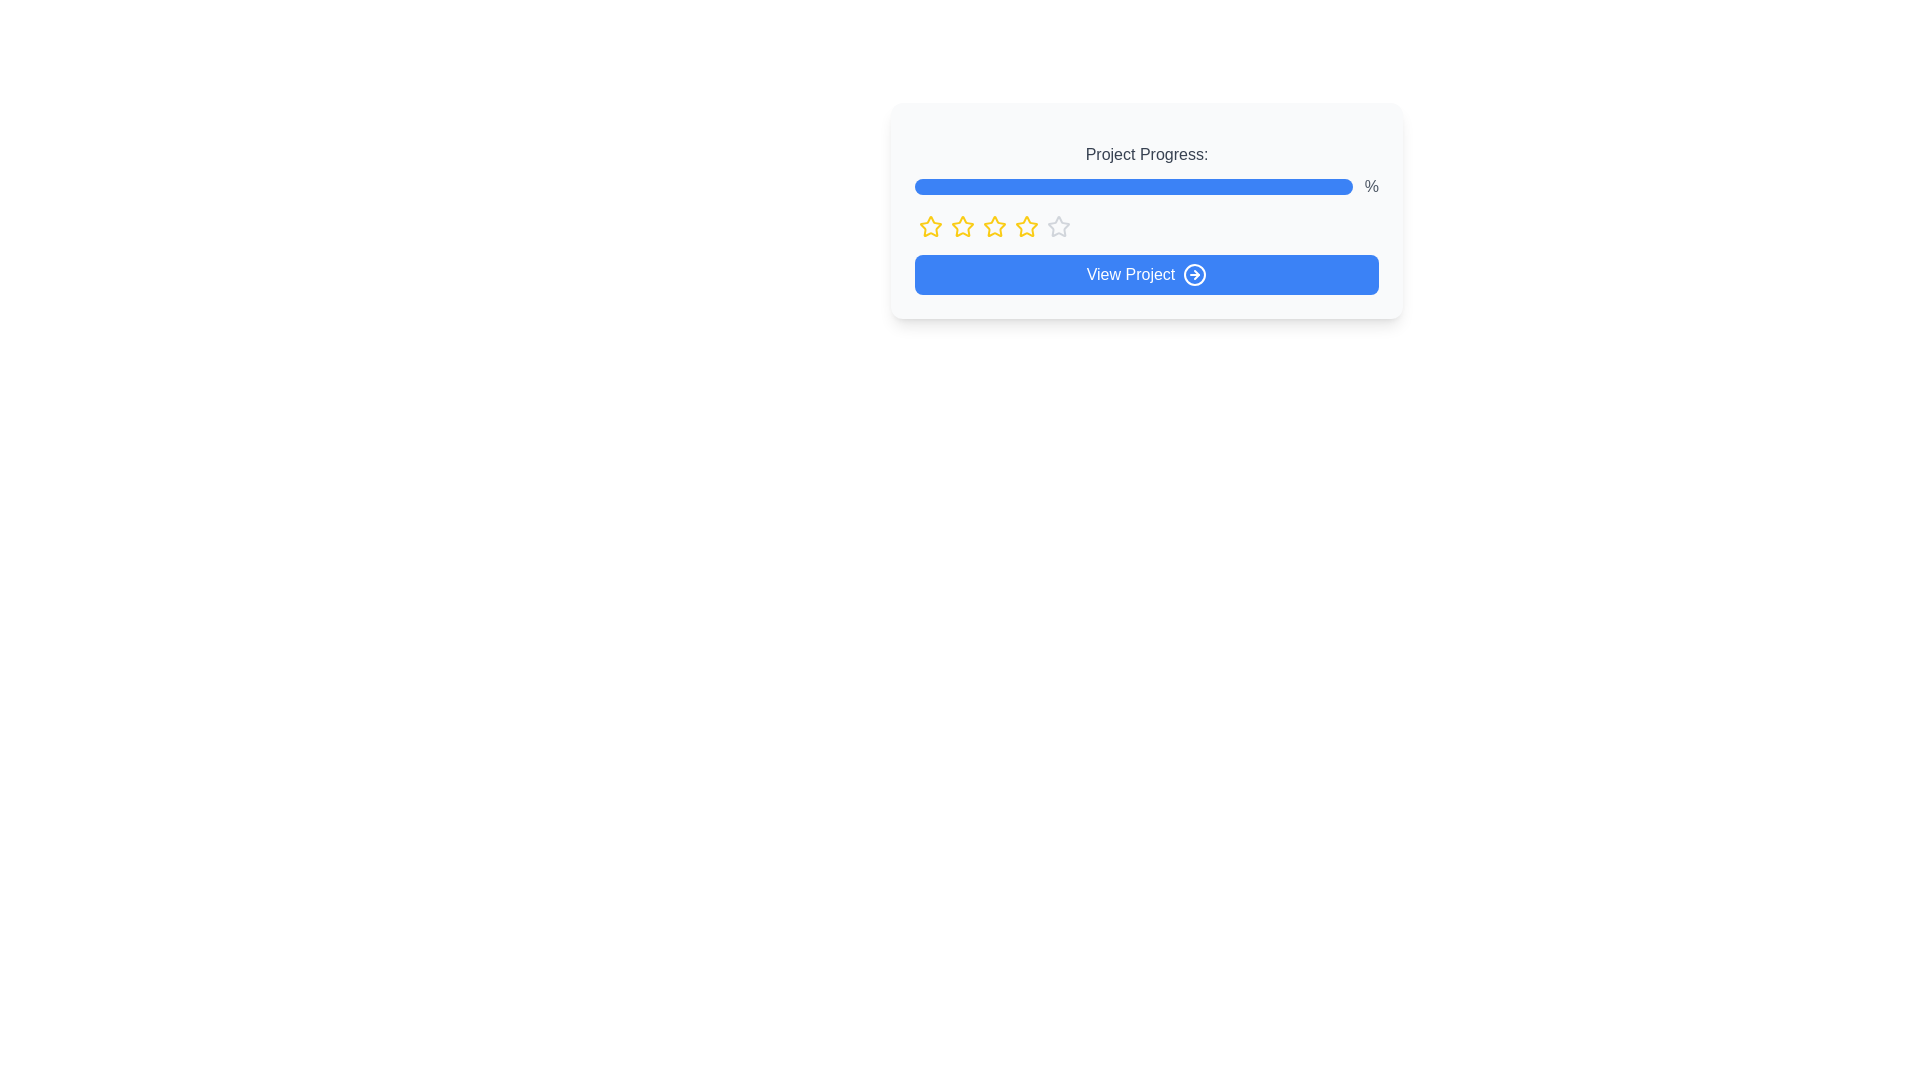  Describe the element at coordinates (1370, 186) in the screenshot. I see `the percentage text element located to the right of the progress bar, which indicates the value displayed by the progress bar` at that location.